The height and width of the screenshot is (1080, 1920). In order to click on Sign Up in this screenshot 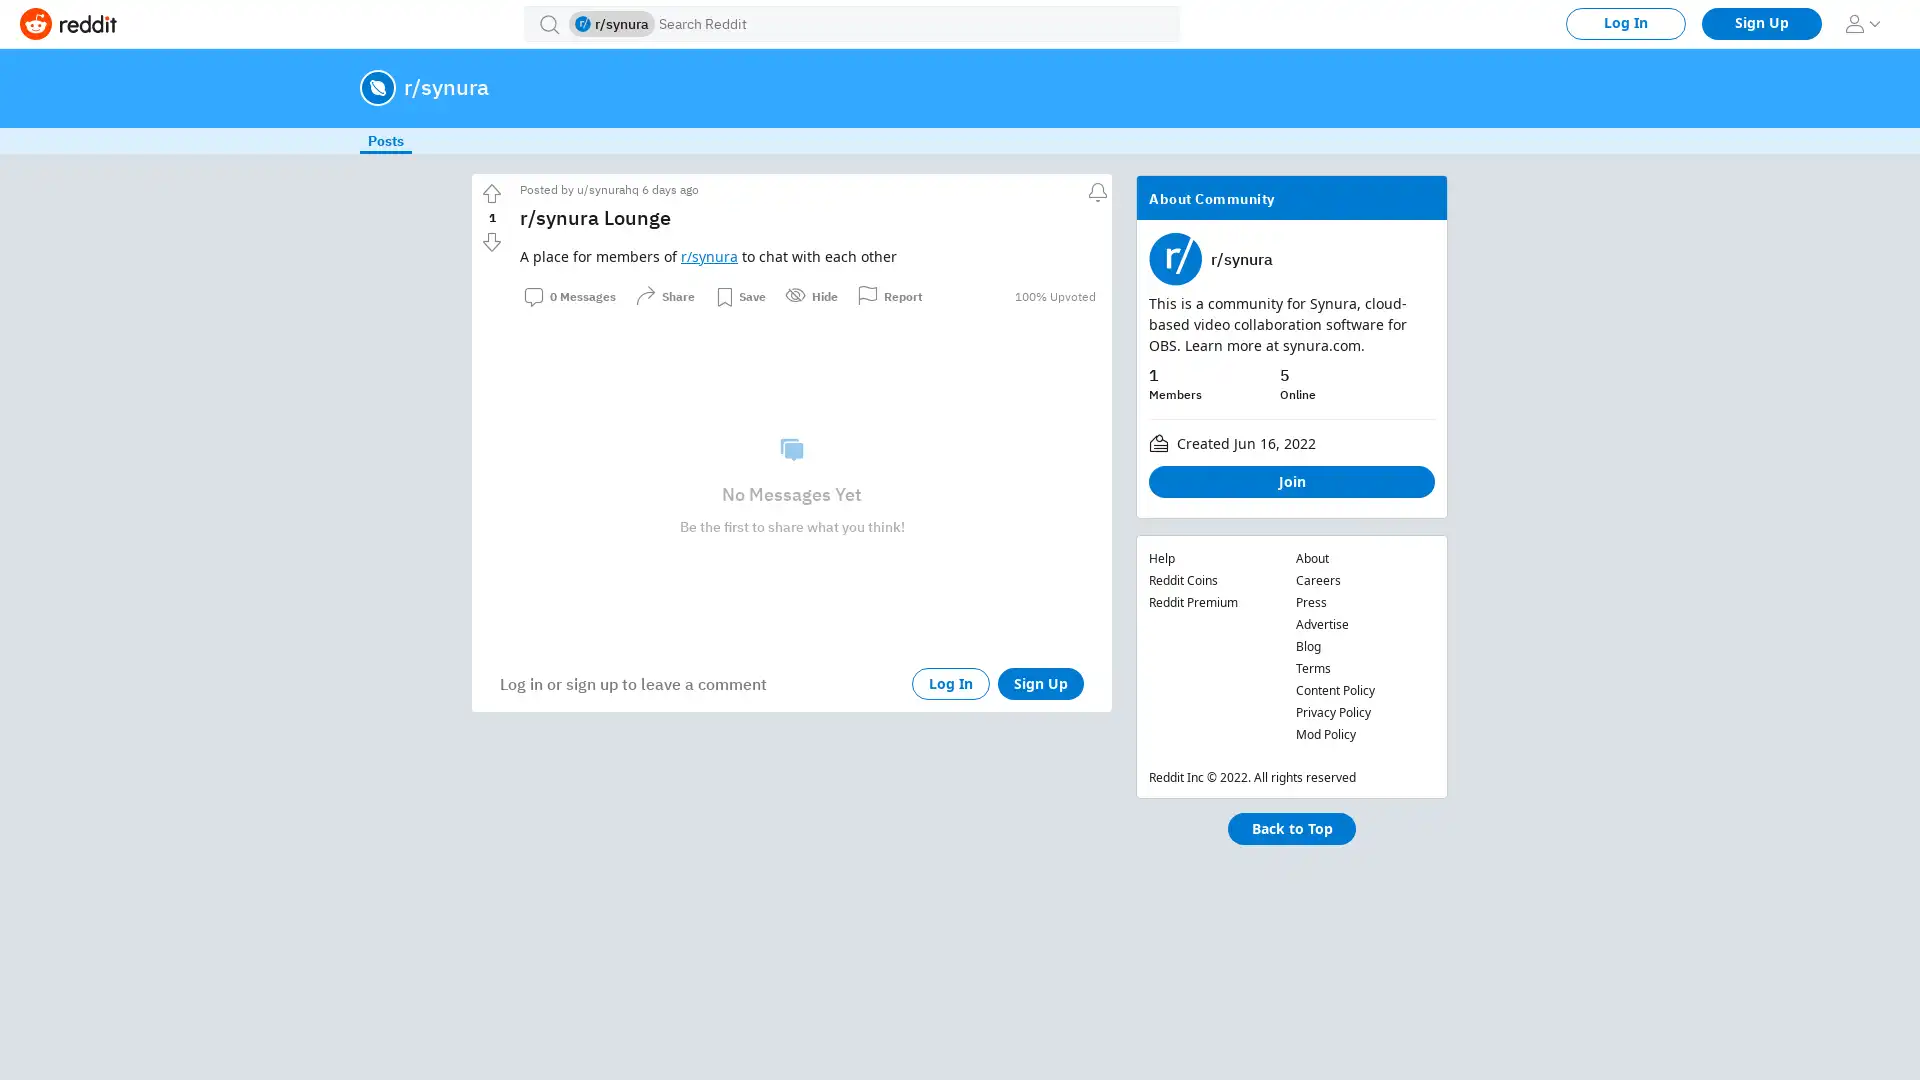, I will do `click(1040, 682)`.